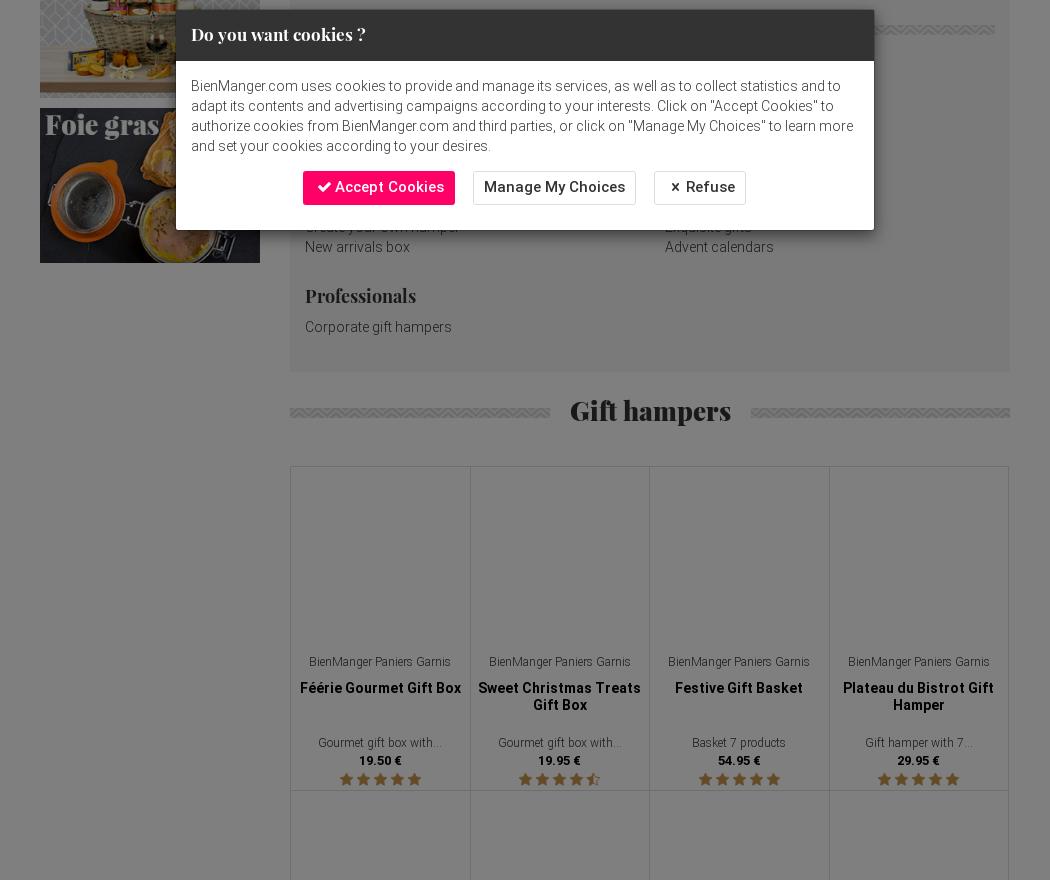 This screenshot has width=1050, height=880. What do you see at coordinates (559, 759) in the screenshot?
I see `'19.95 €'` at bounding box center [559, 759].